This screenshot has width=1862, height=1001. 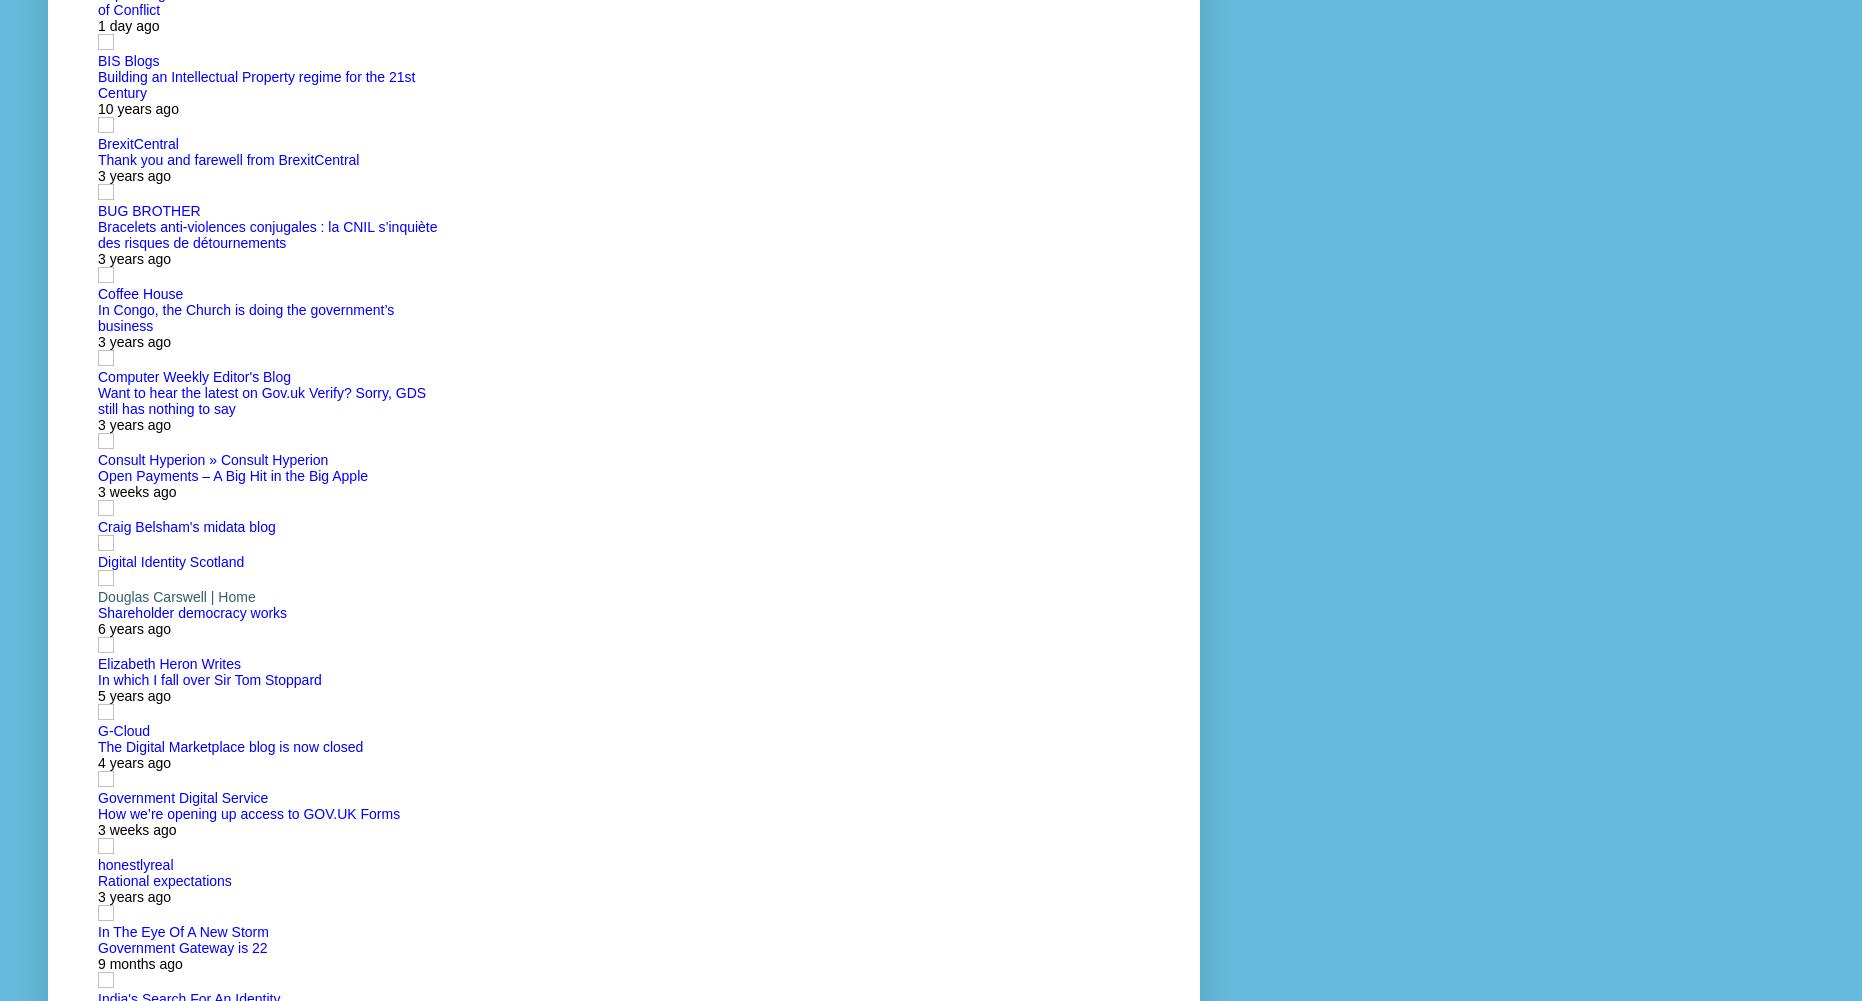 I want to click on 'Coffee House', so click(x=139, y=293).